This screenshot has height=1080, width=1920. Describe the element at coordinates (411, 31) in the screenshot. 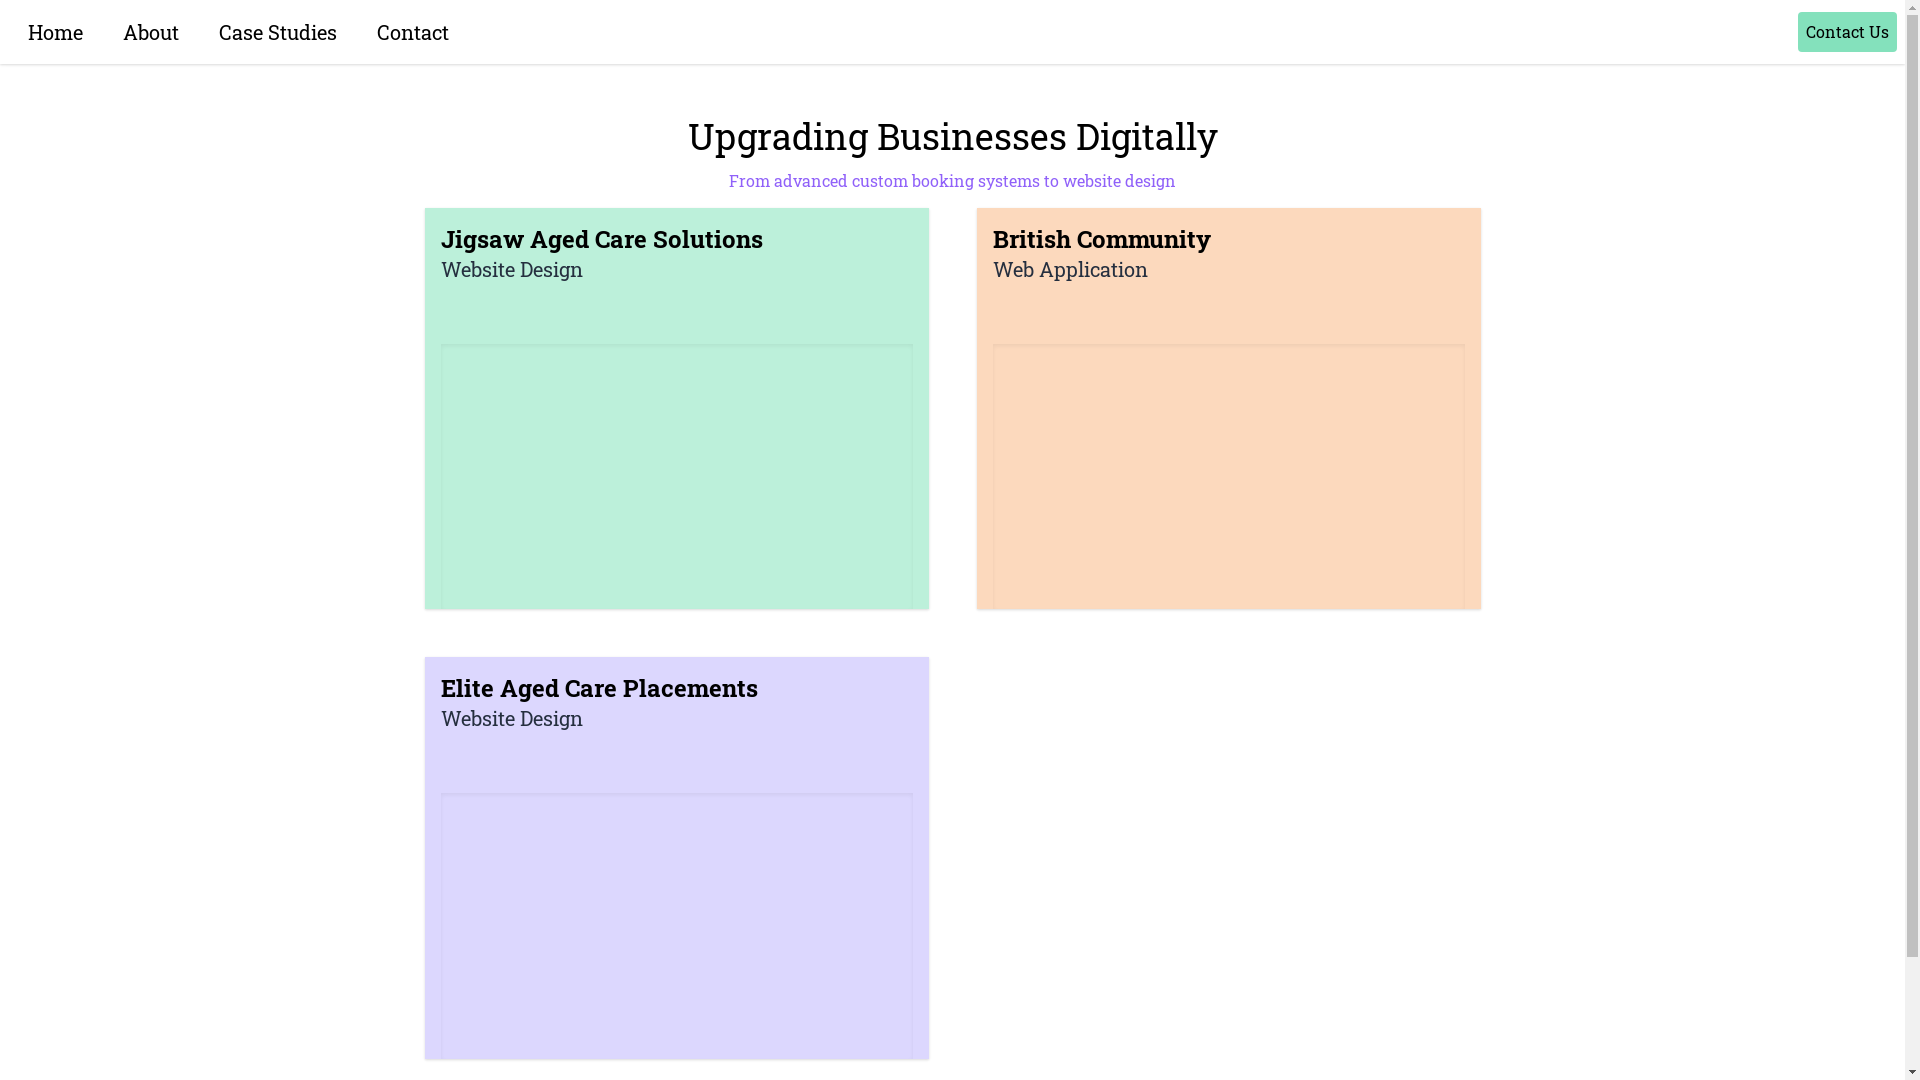

I see `'Contact'` at that location.